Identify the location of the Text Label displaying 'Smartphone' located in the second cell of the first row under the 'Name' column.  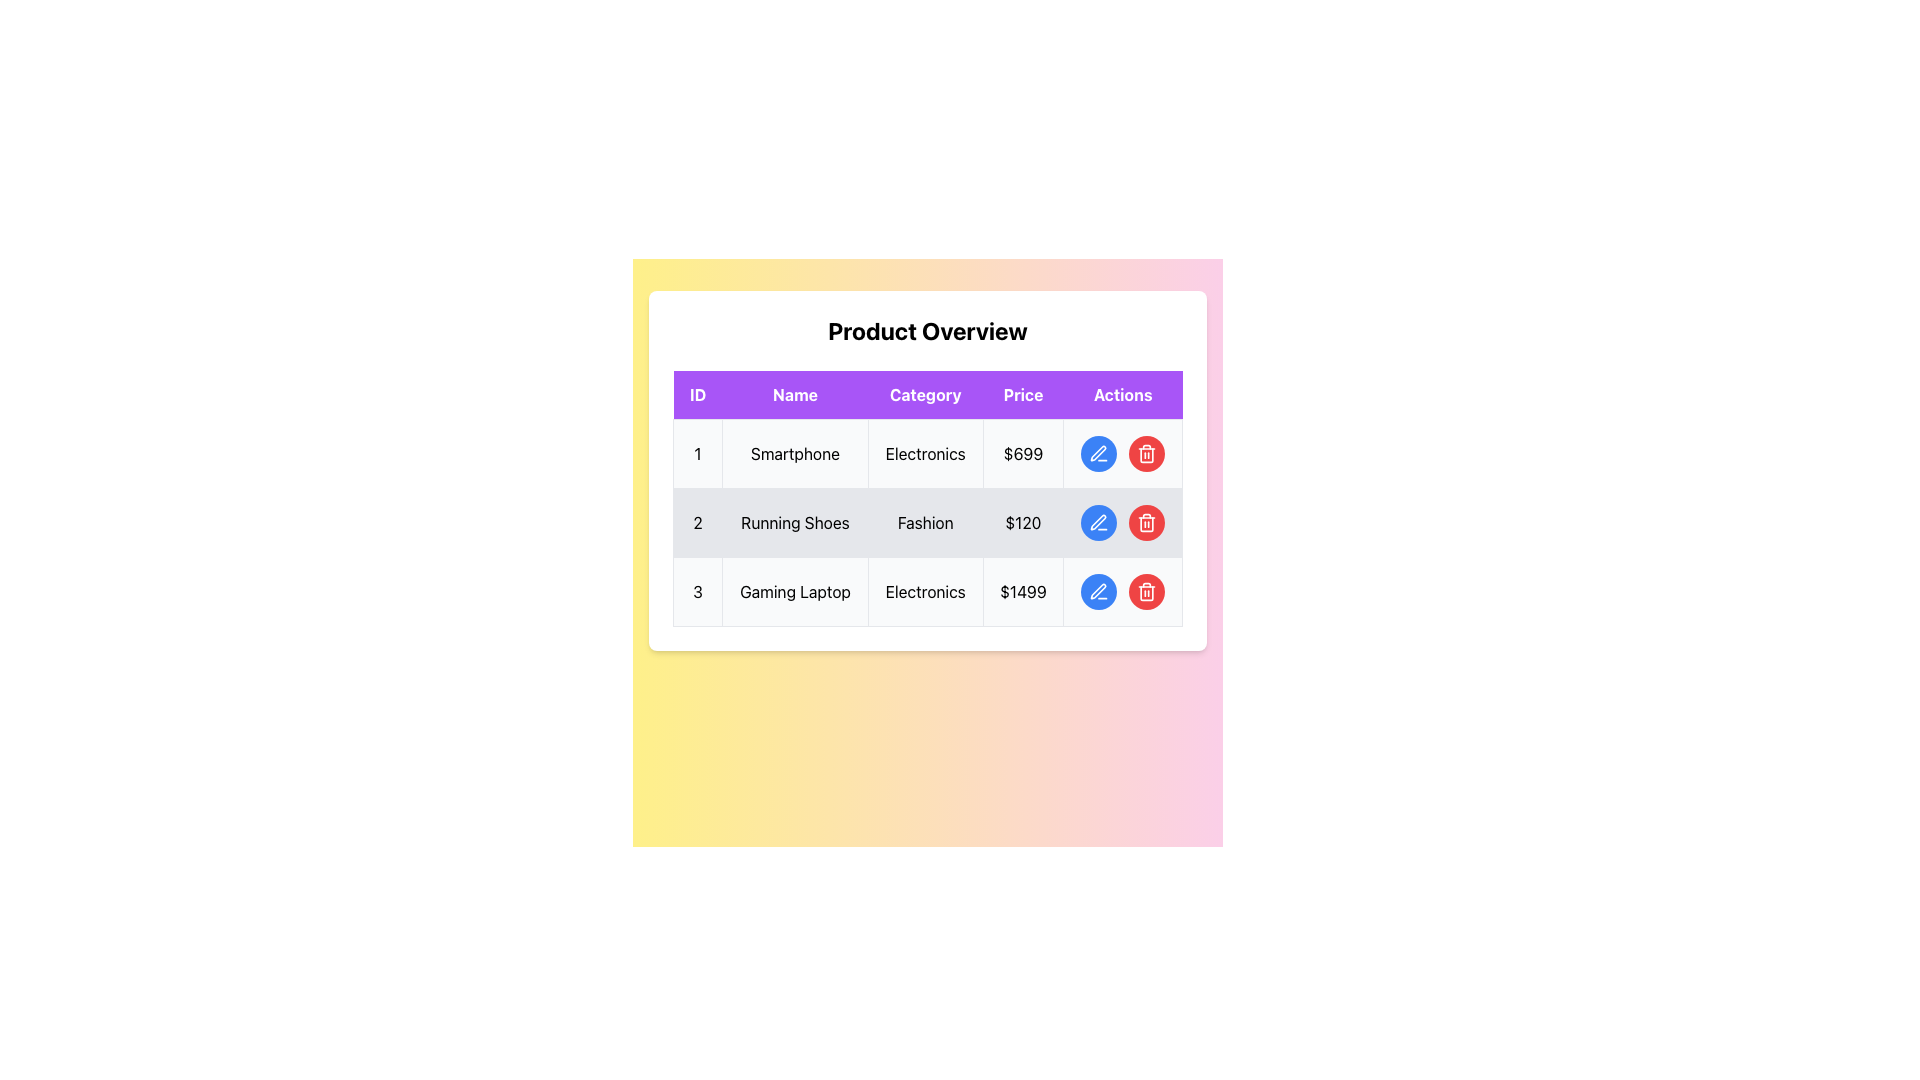
(794, 454).